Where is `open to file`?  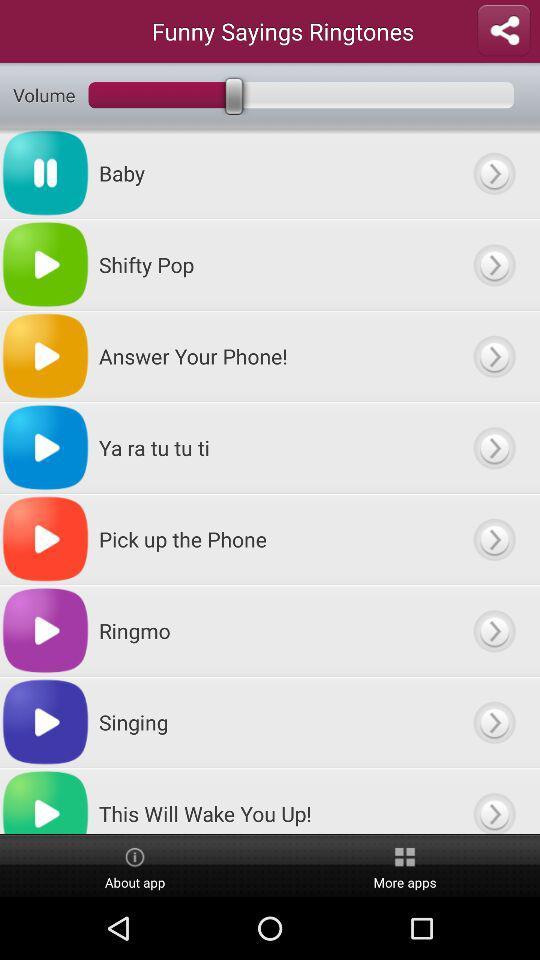
open to file is located at coordinates (493, 801).